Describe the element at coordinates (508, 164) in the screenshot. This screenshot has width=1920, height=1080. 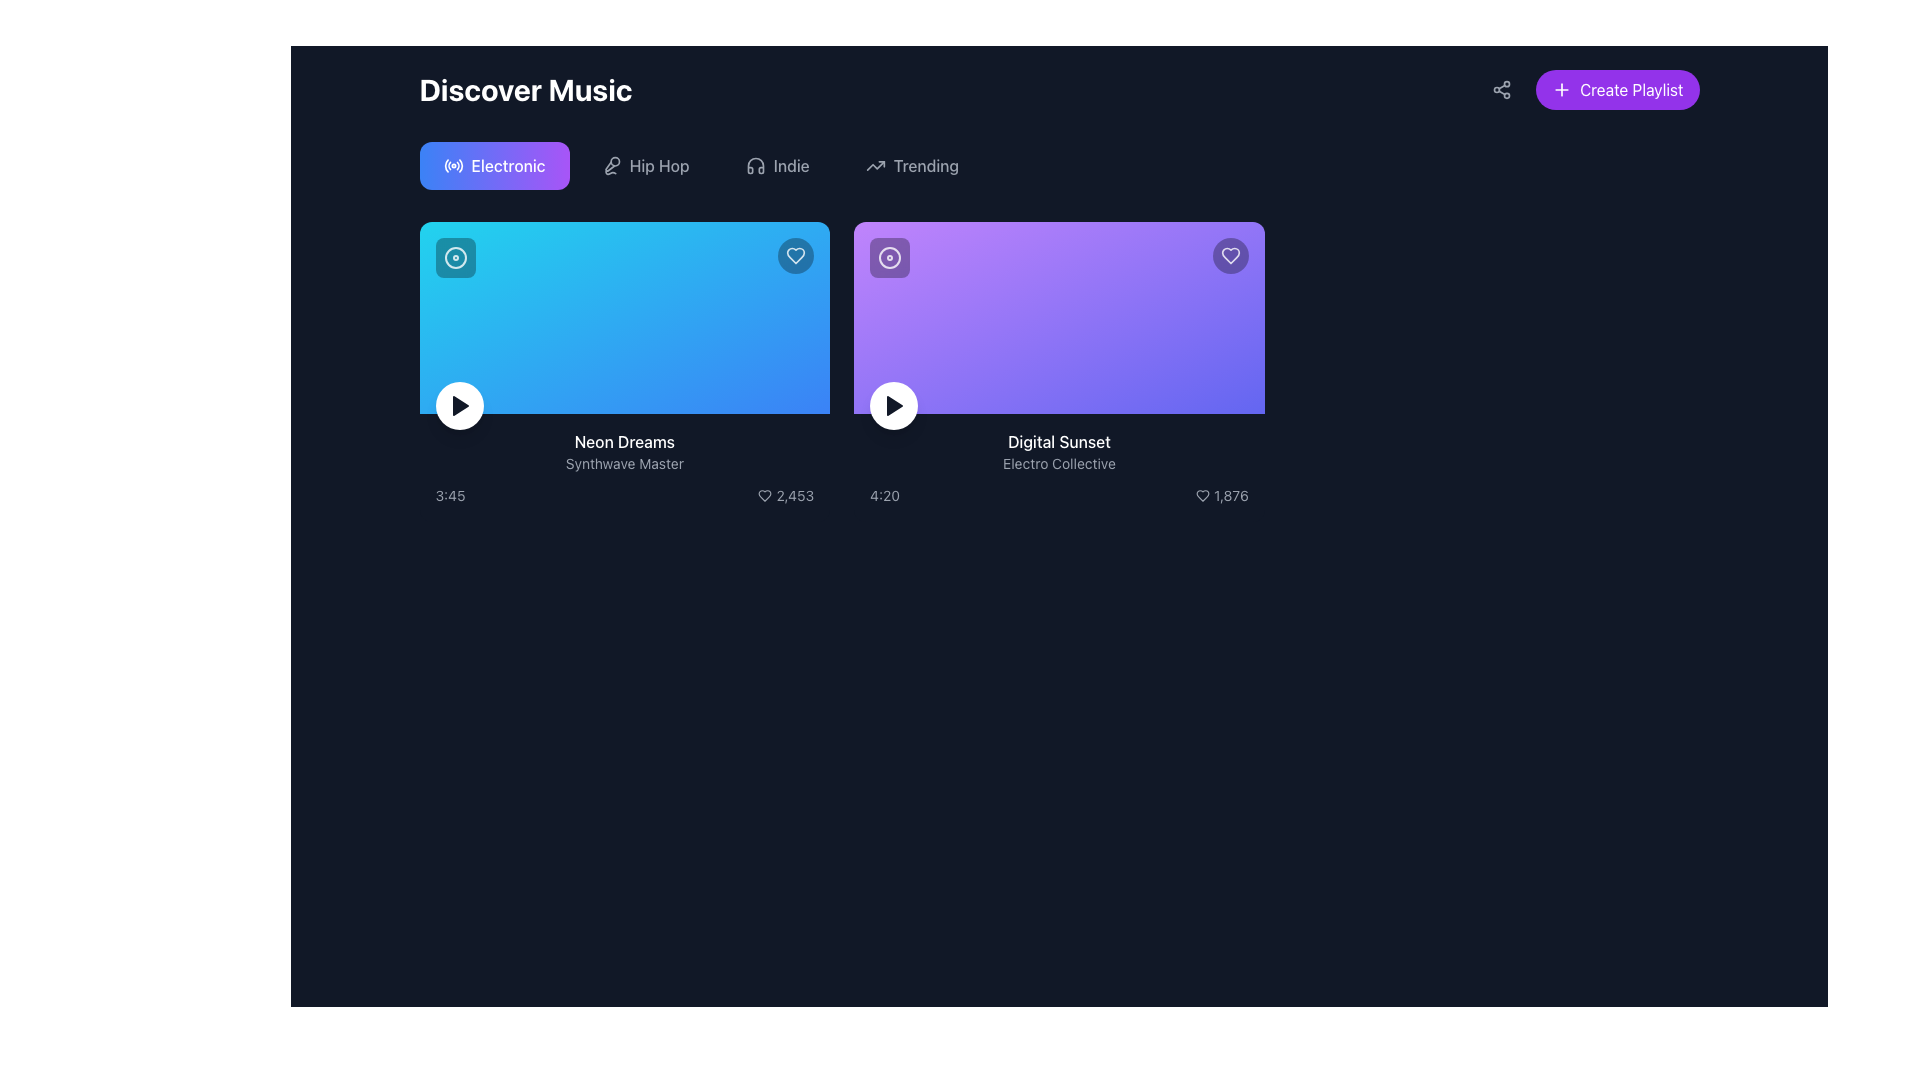
I see `the 'Electronic' text label located within the button group under the 'Discover Music' header` at that location.